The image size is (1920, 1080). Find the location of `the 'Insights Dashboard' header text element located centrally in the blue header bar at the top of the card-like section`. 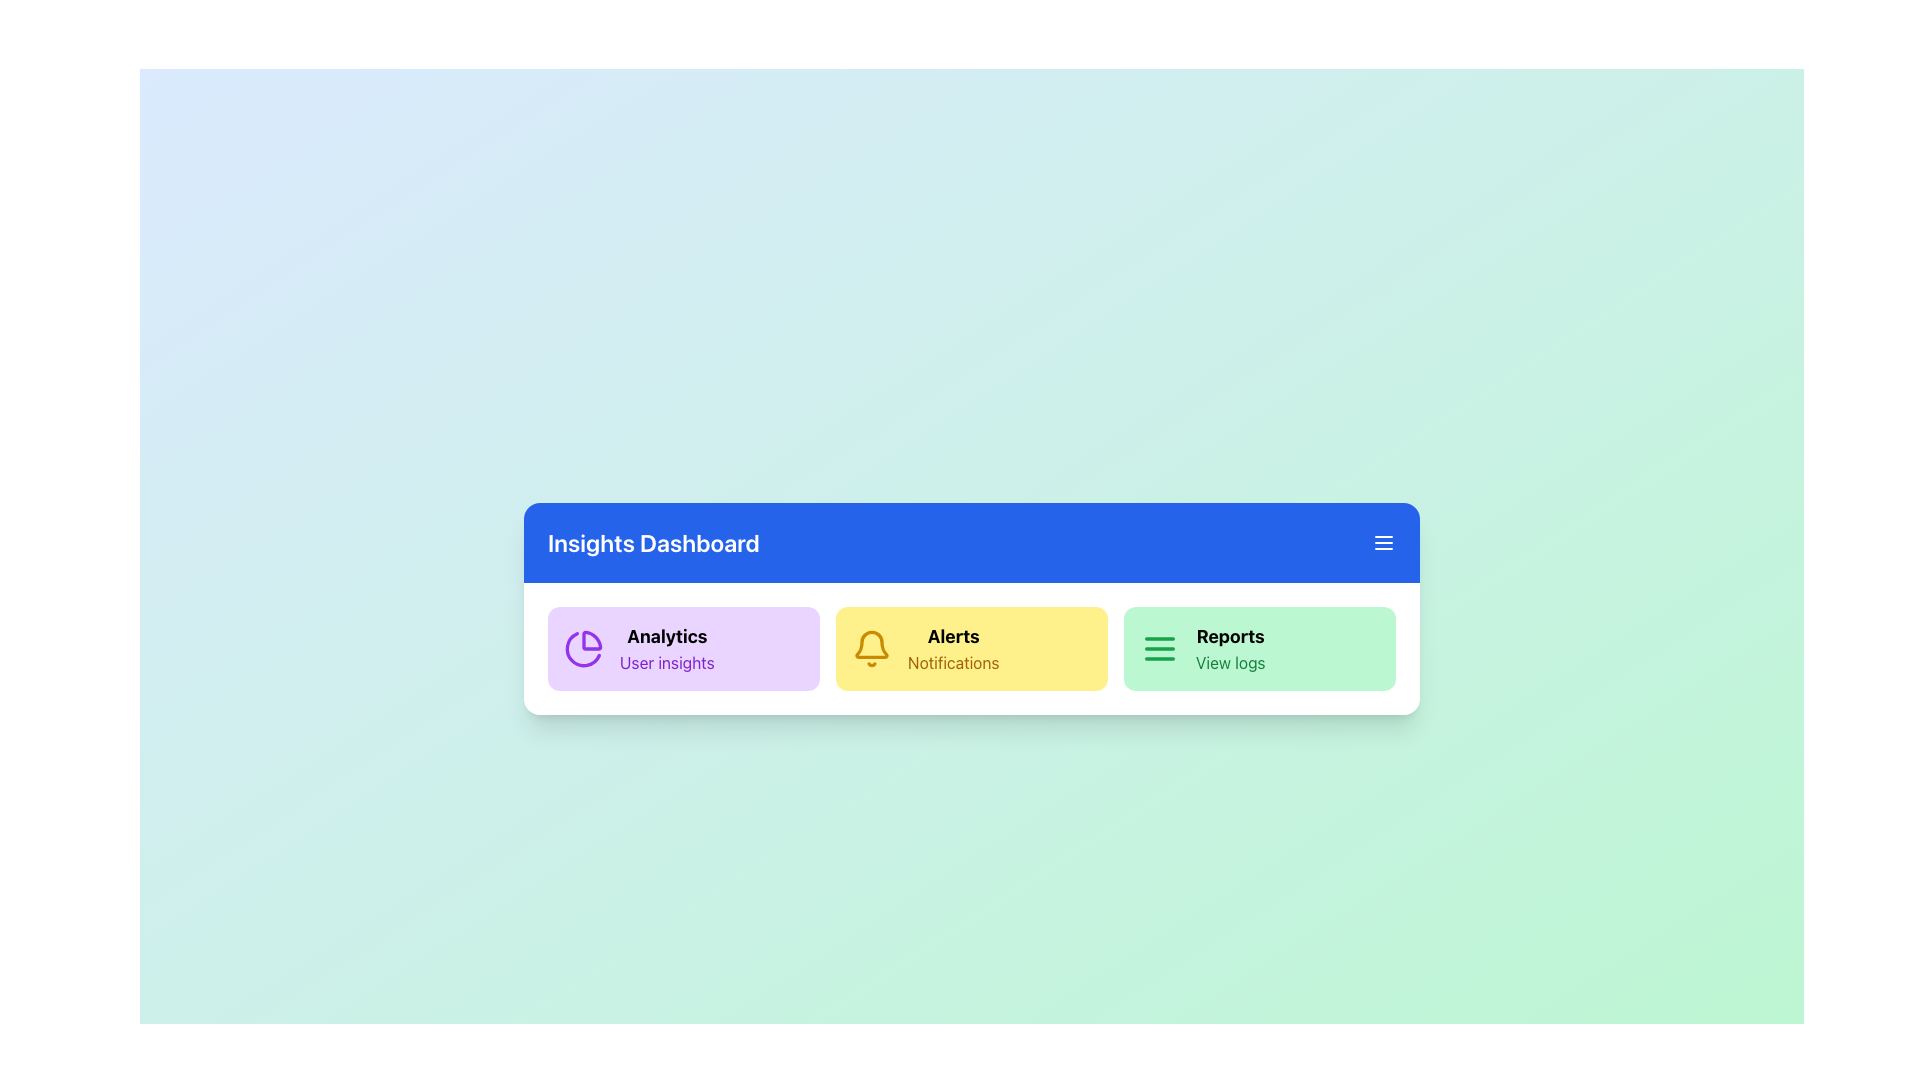

the 'Insights Dashboard' header text element located centrally in the blue header bar at the top of the card-like section is located at coordinates (653, 543).